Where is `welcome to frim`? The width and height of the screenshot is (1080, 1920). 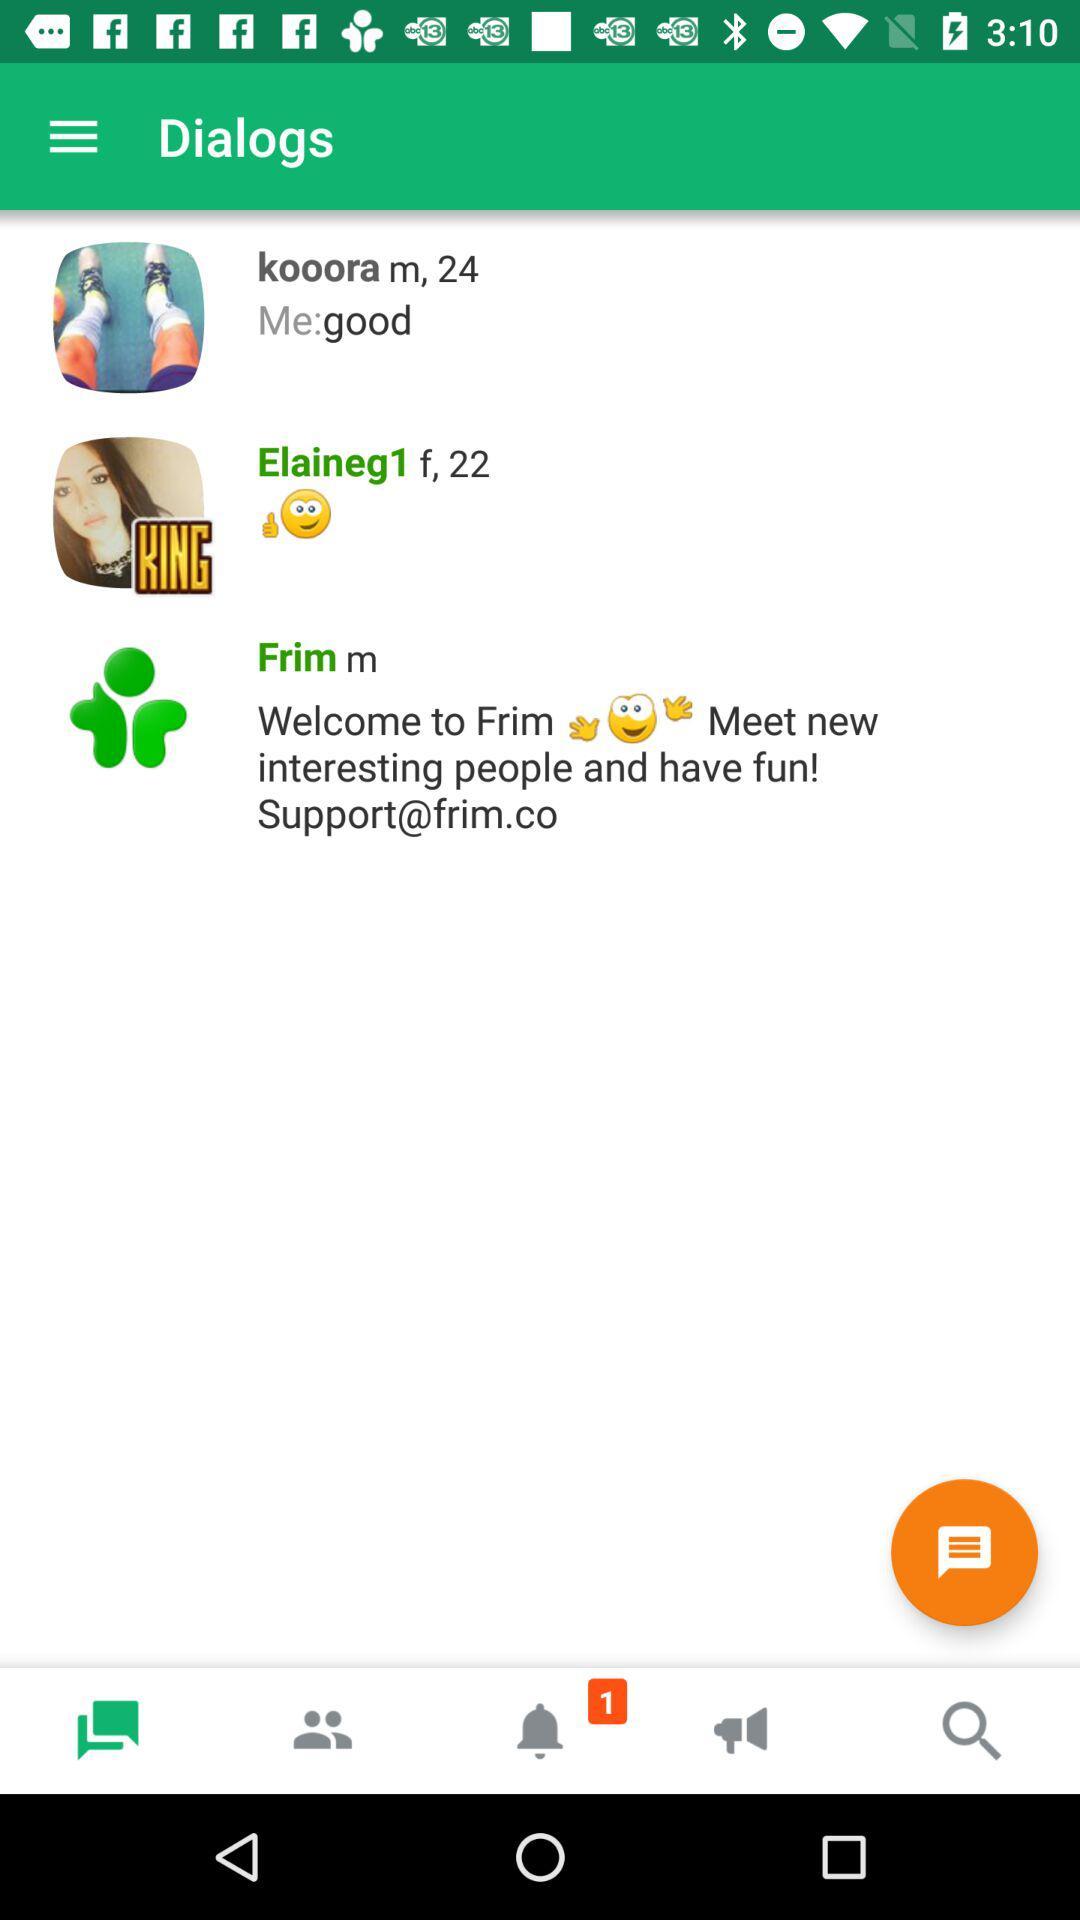
welcome to frim is located at coordinates (658, 759).